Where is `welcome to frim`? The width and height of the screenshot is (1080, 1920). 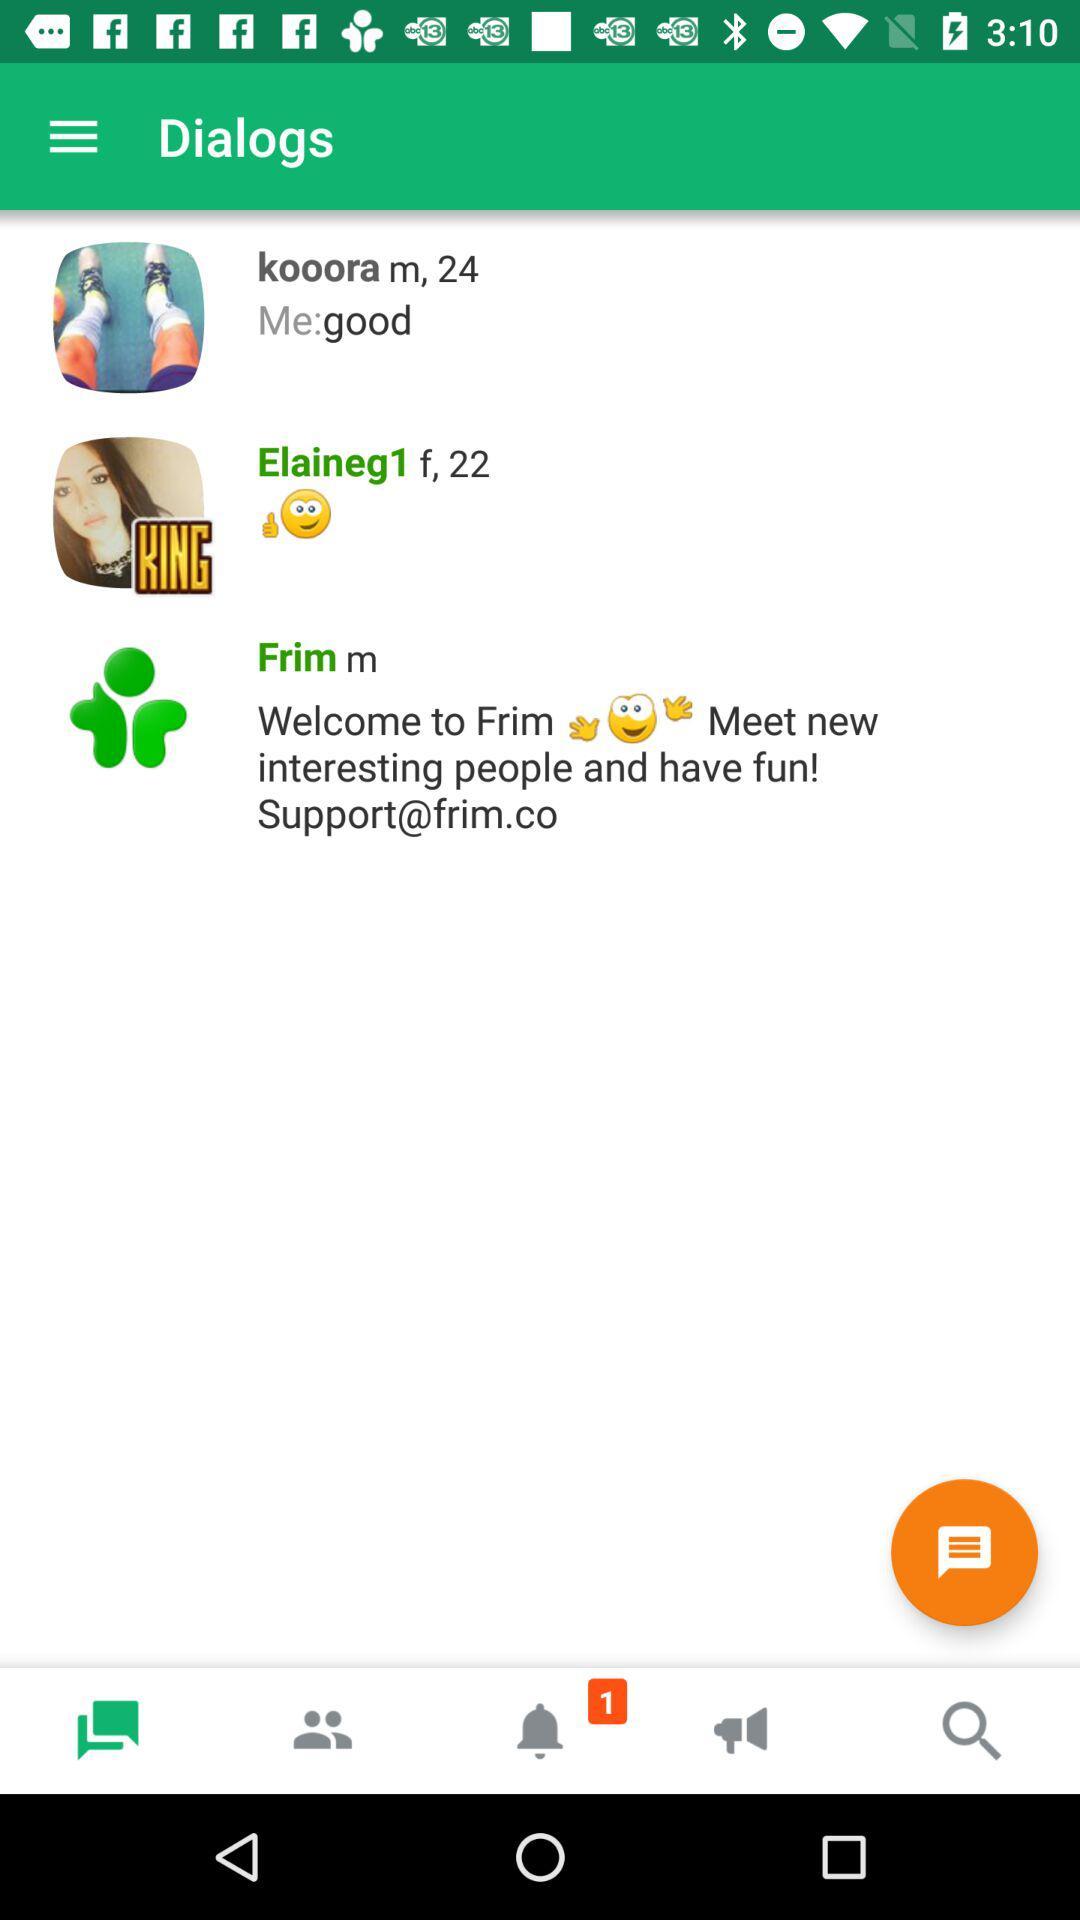
welcome to frim is located at coordinates (658, 759).